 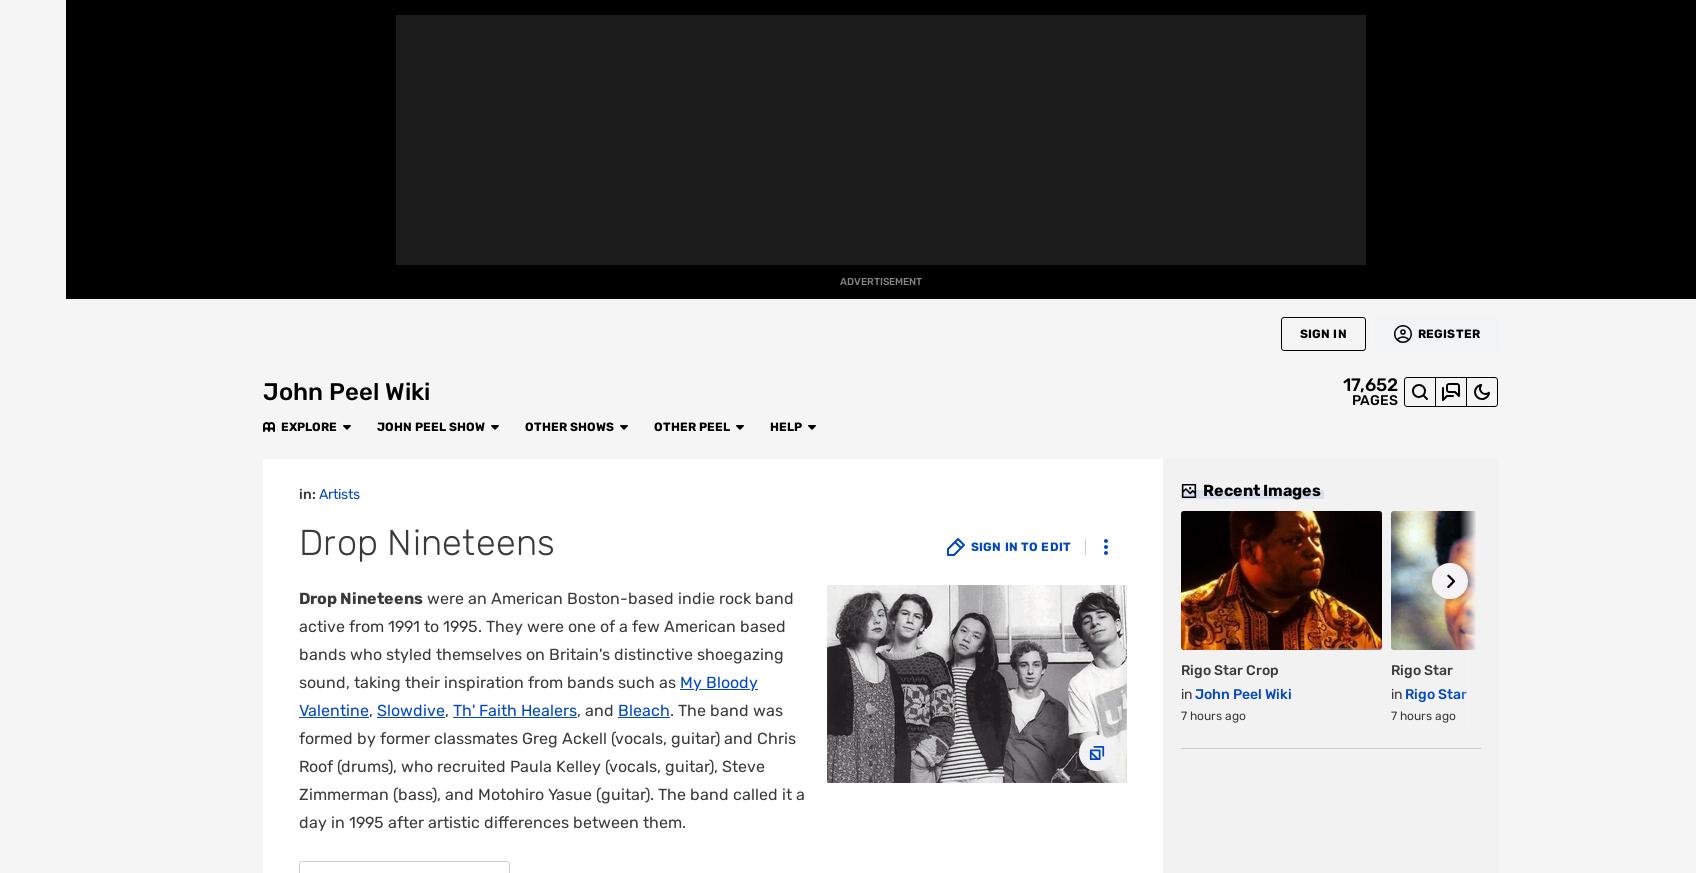 I want to click on 'TV', so click(x=32, y=501).